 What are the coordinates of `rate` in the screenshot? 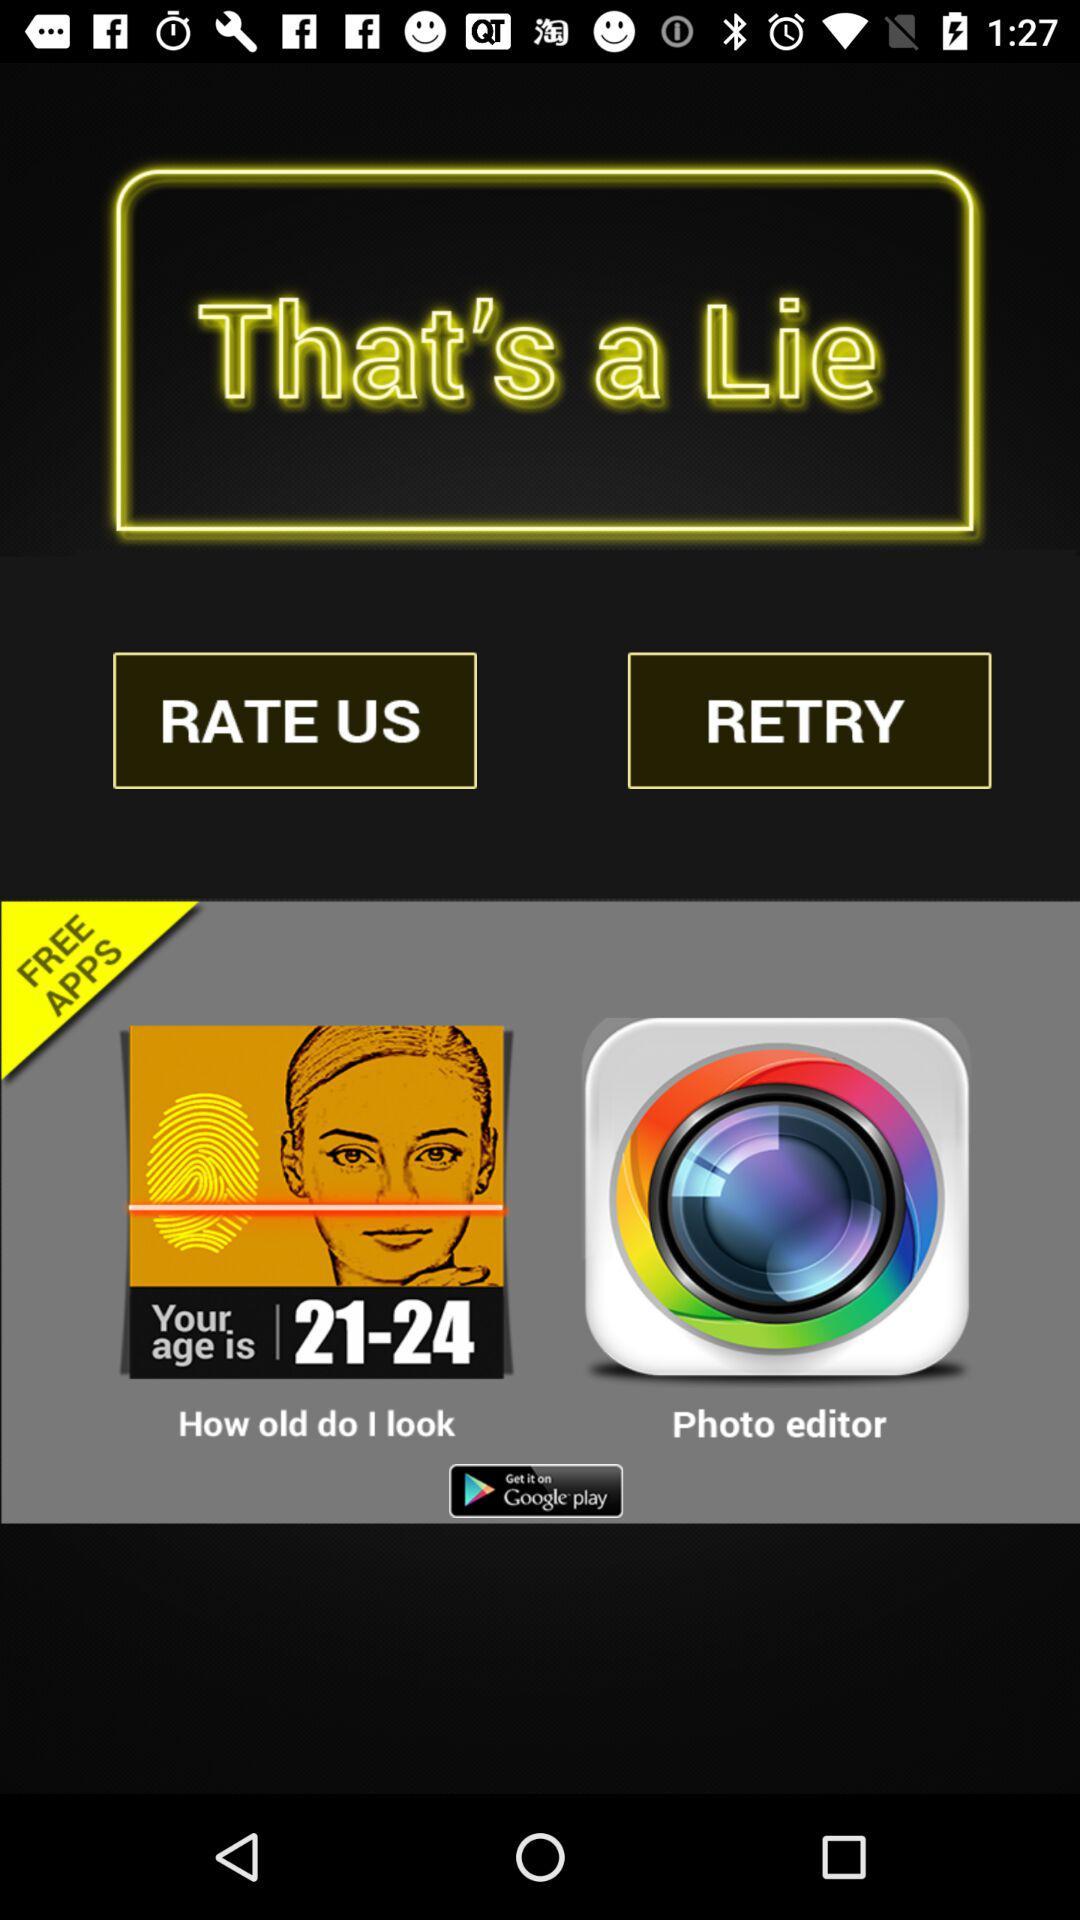 It's located at (295, 720).